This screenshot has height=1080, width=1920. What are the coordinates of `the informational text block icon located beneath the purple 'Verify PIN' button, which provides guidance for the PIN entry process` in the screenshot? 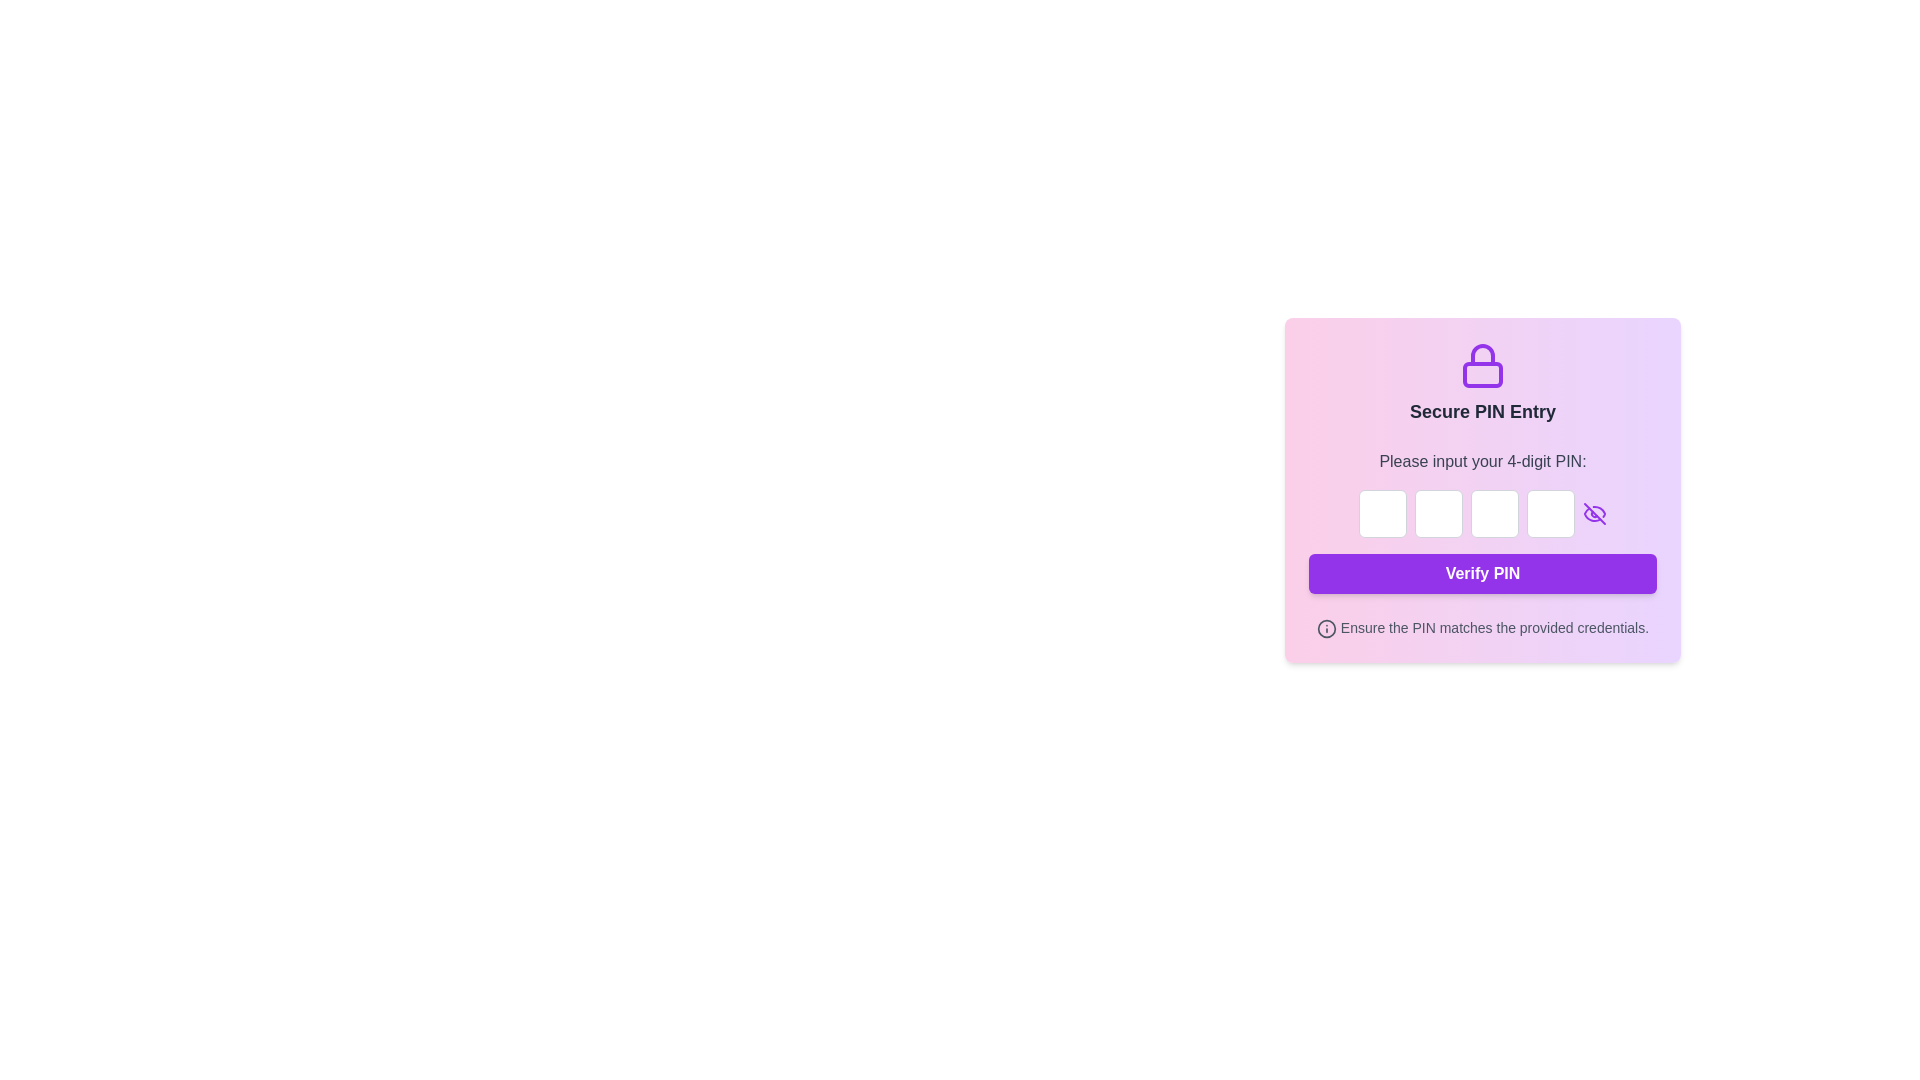 It's located at (1483, 627).